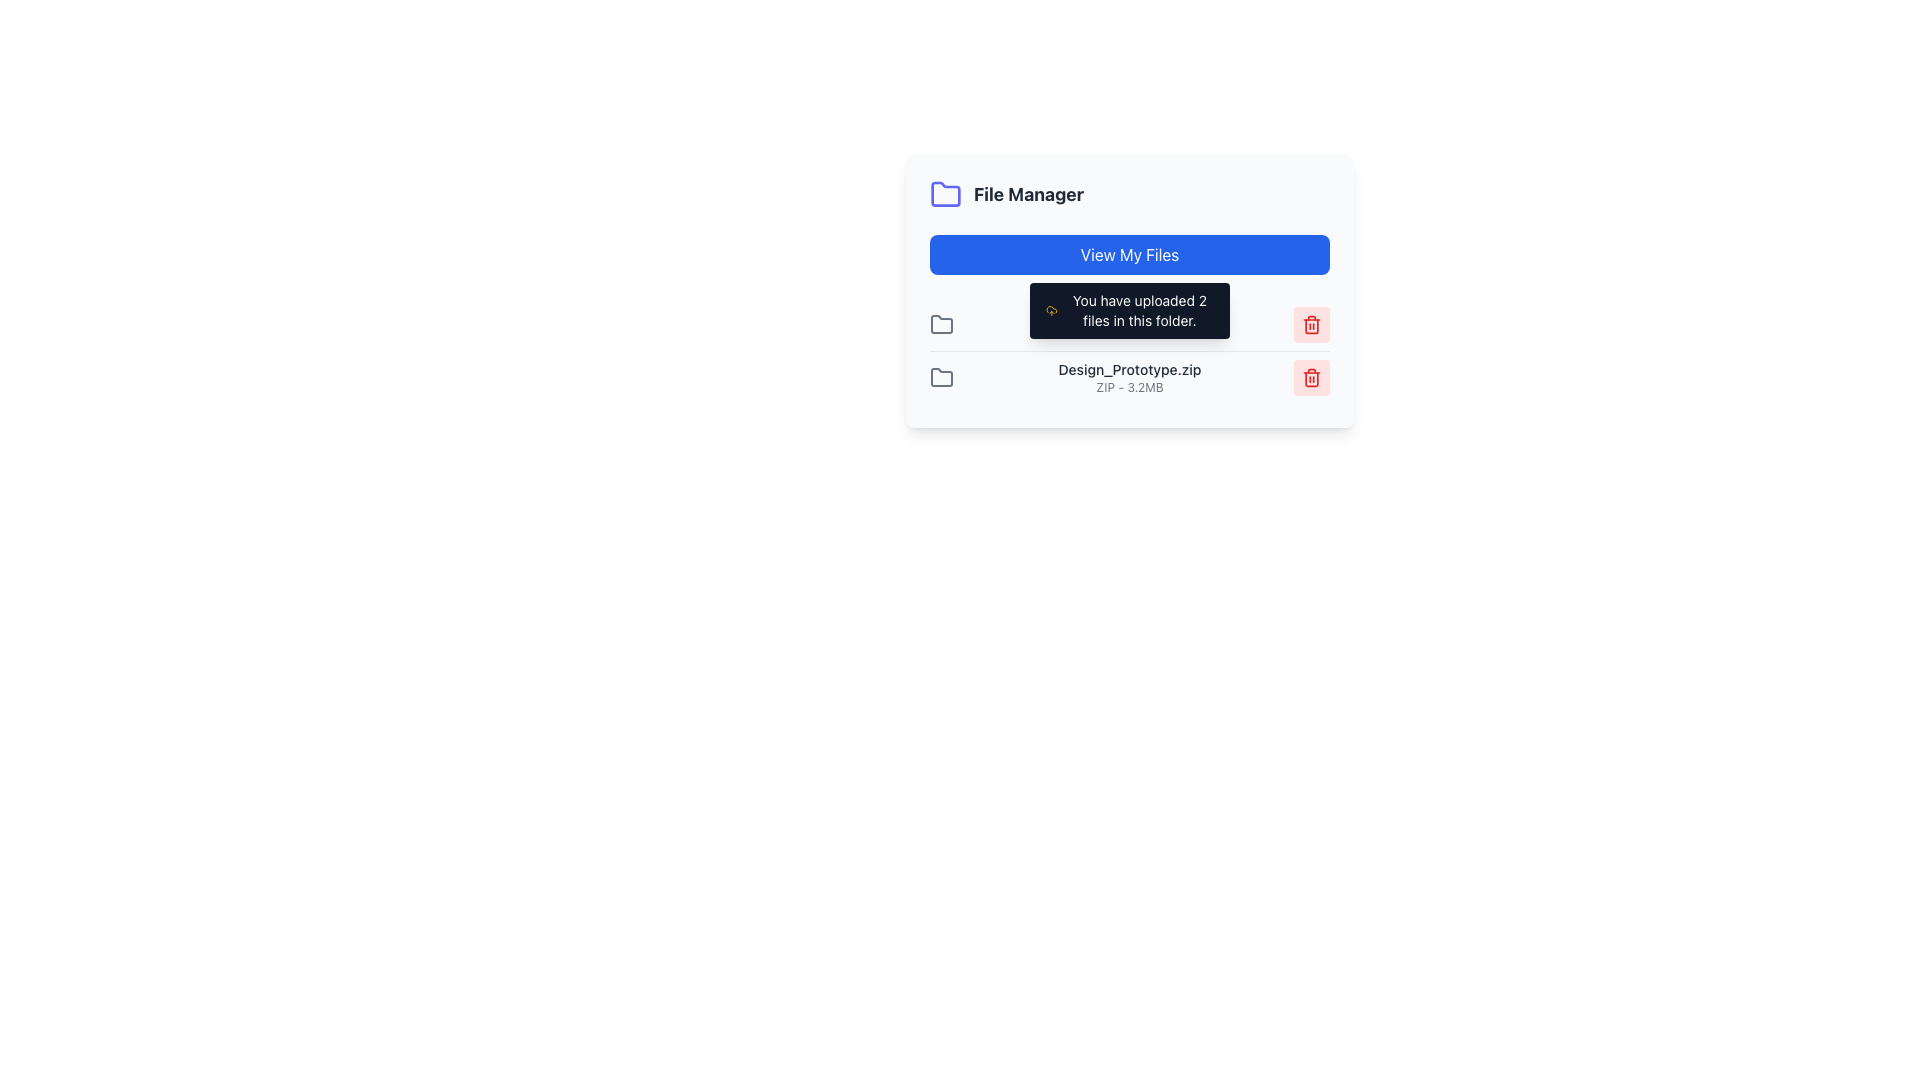  What do you see at coordinates (1129, 253) in the screenshot?
I see `the rectangular blue button labeled 'View My Files' located within the 'File Manager' card` at bounding box center [1129, 253].